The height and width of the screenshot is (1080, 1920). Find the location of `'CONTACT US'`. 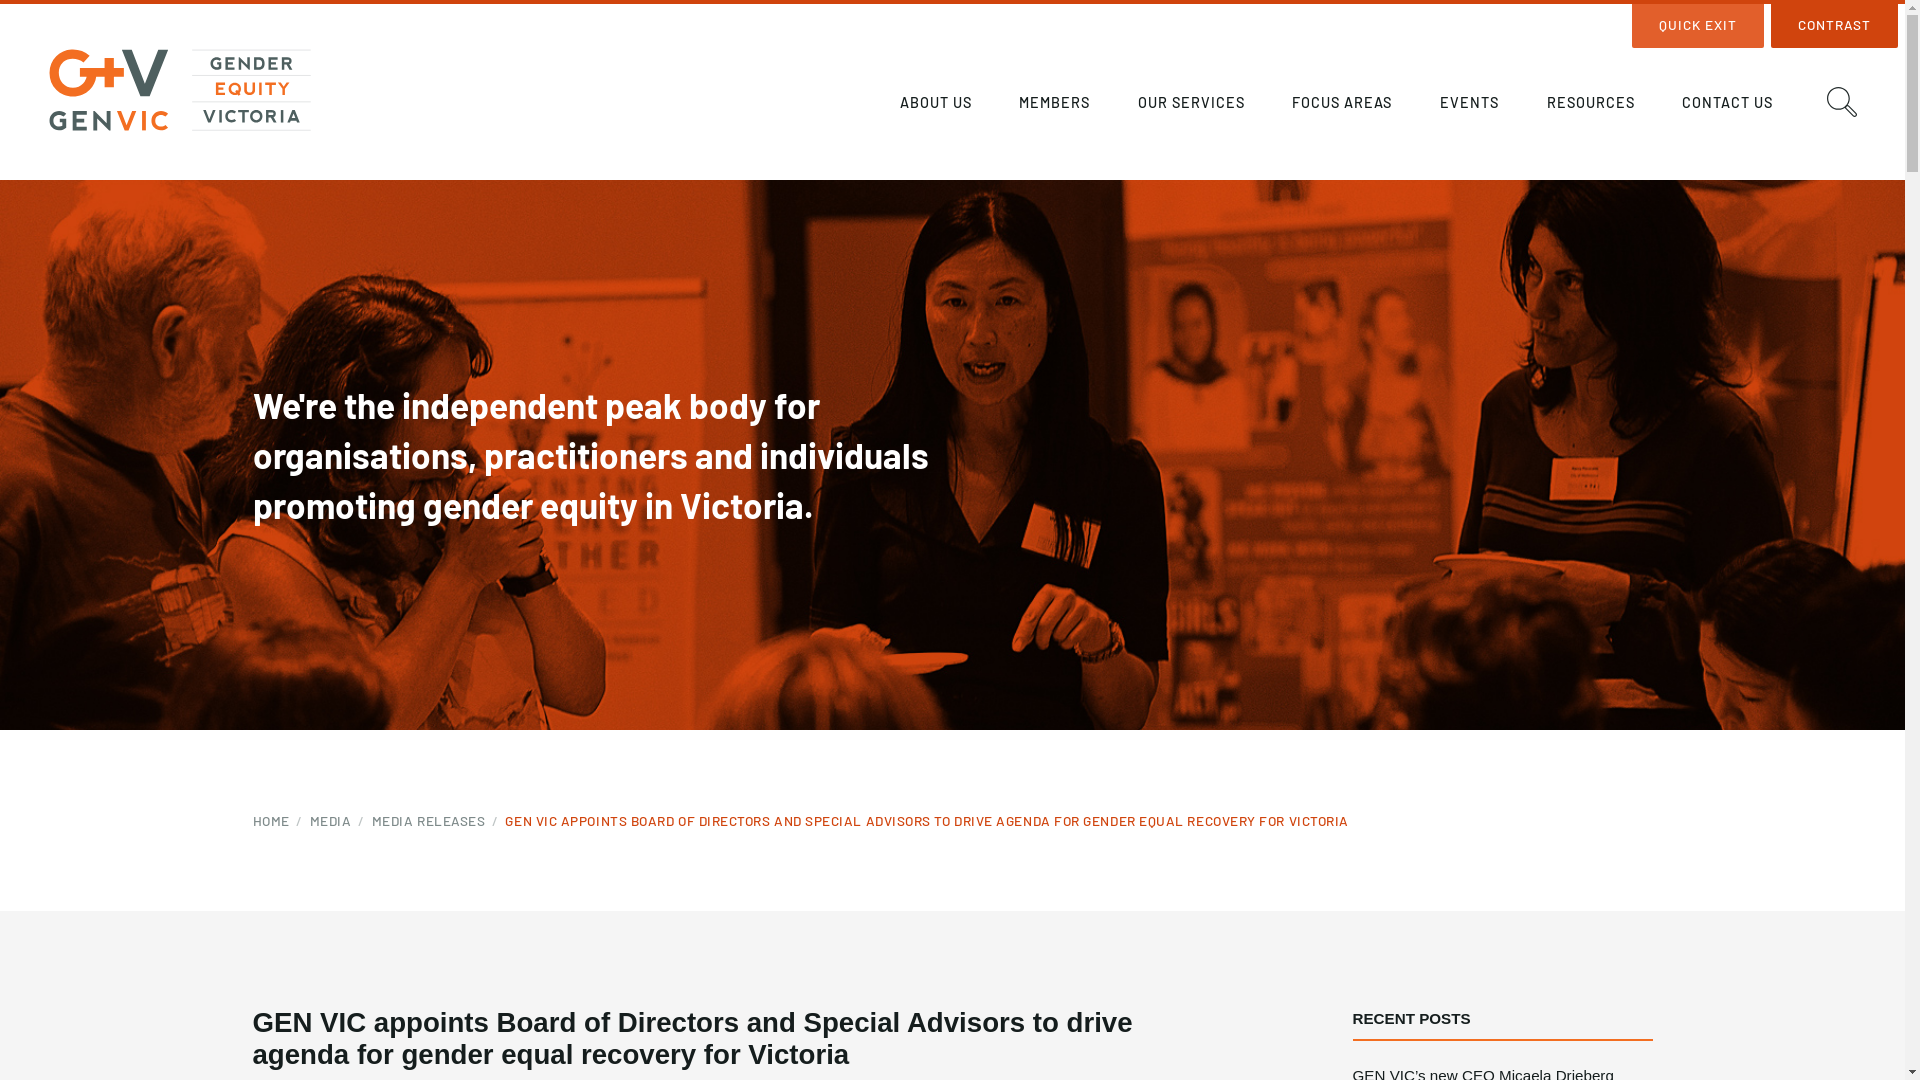

'CONTACT US' is located at coordinates (1727, 105).